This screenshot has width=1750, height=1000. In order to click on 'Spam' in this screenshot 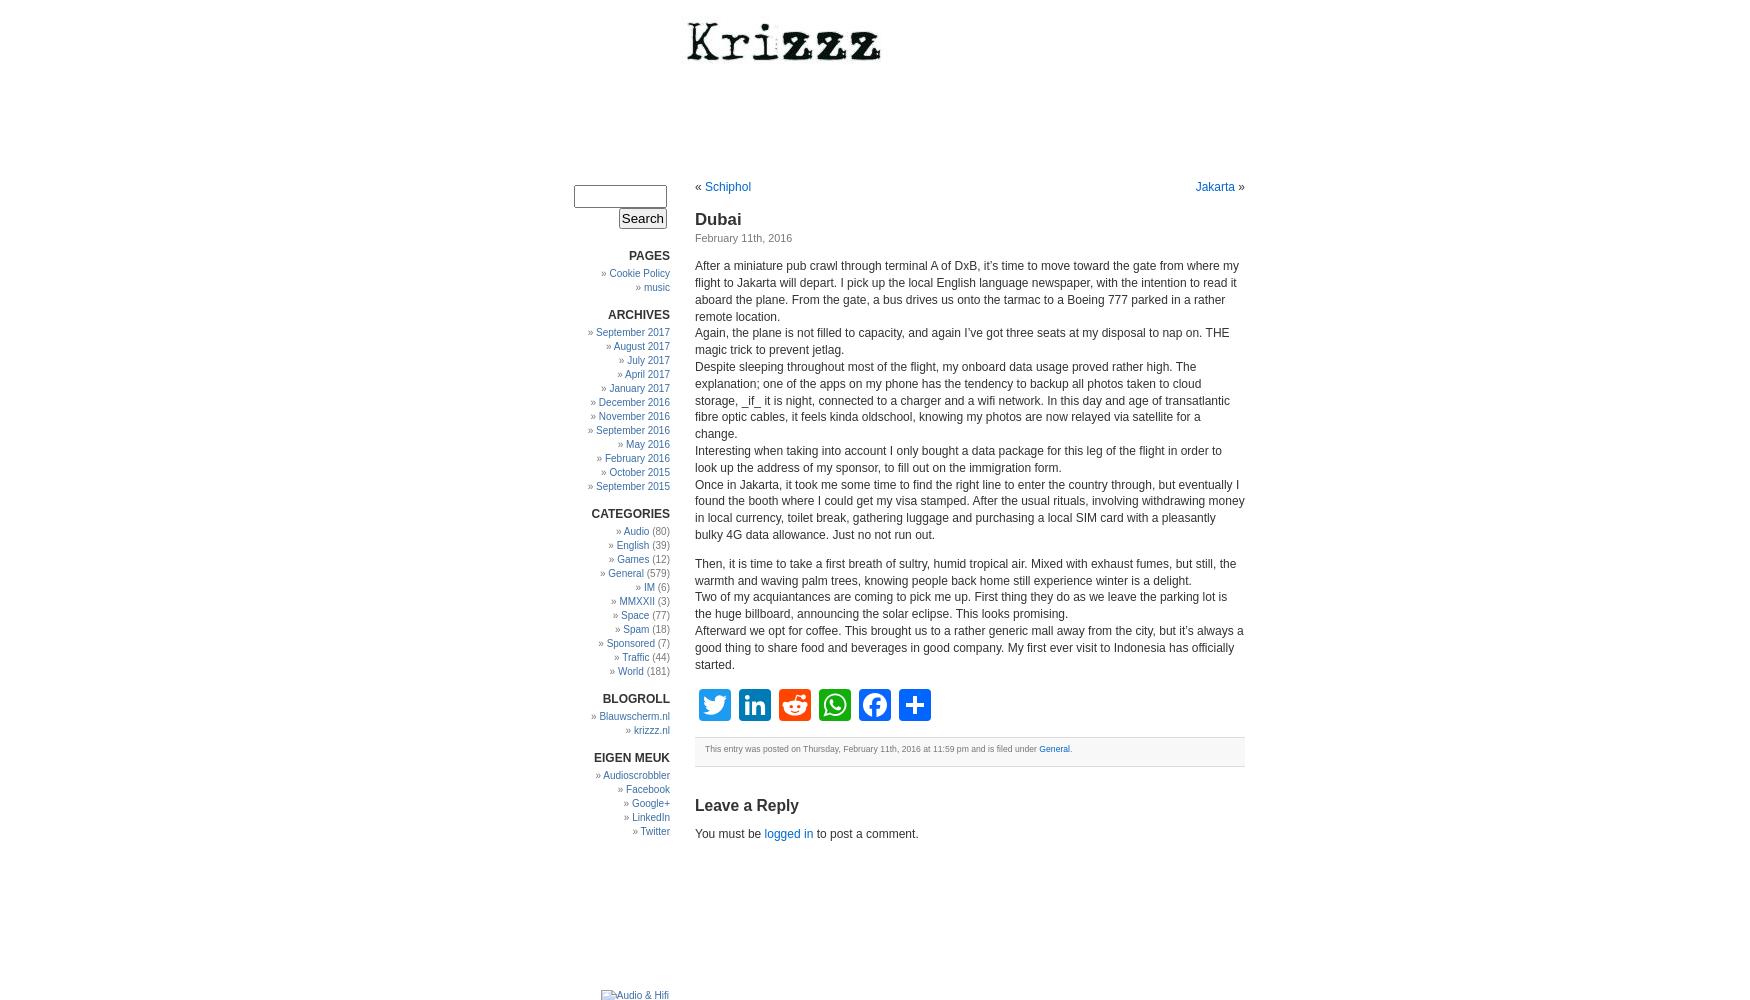, I will do `click(634, 629)`.